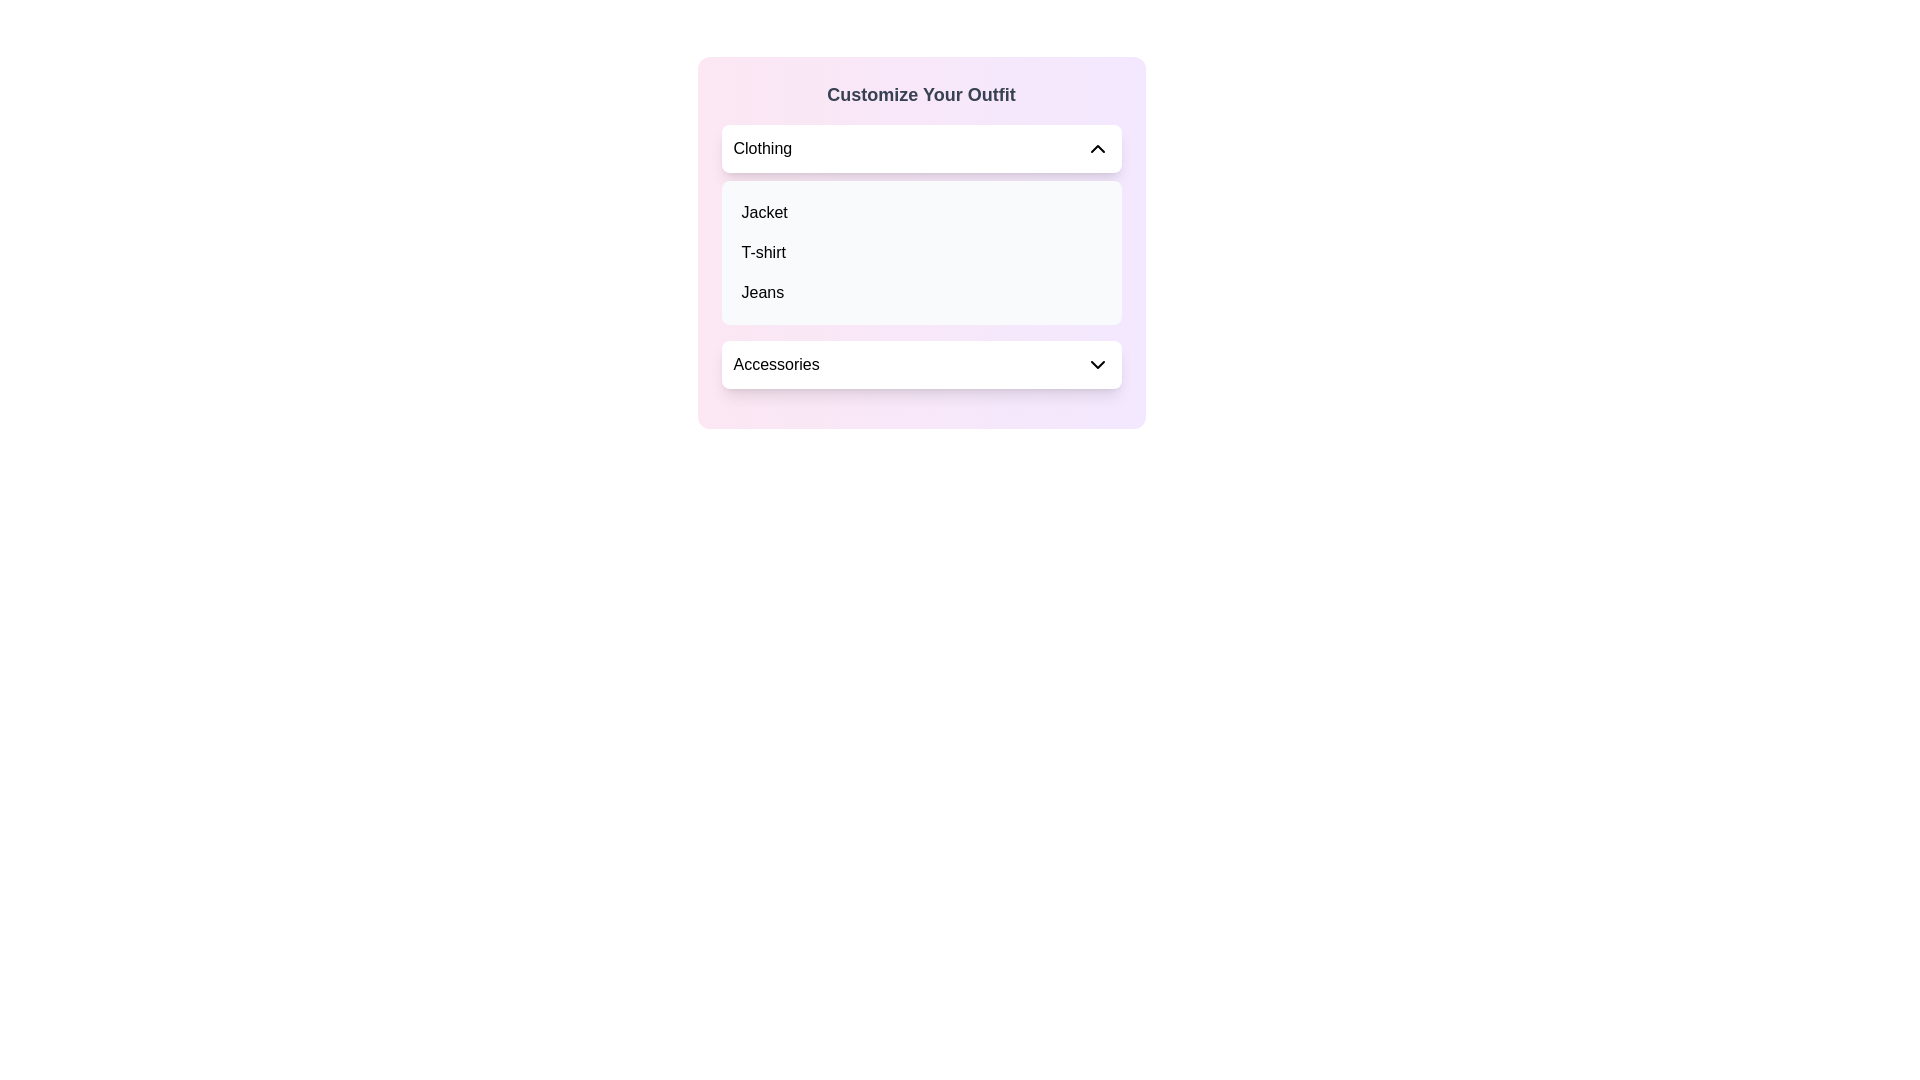 Image resolution: width=1920 pixels, height=1080 pixels. What do you see at coordinates (920, 293) in the screenshot?
I see `the 'Jeans' option in the Clothing category menu to make a selection` at bounding box center [920, 293].